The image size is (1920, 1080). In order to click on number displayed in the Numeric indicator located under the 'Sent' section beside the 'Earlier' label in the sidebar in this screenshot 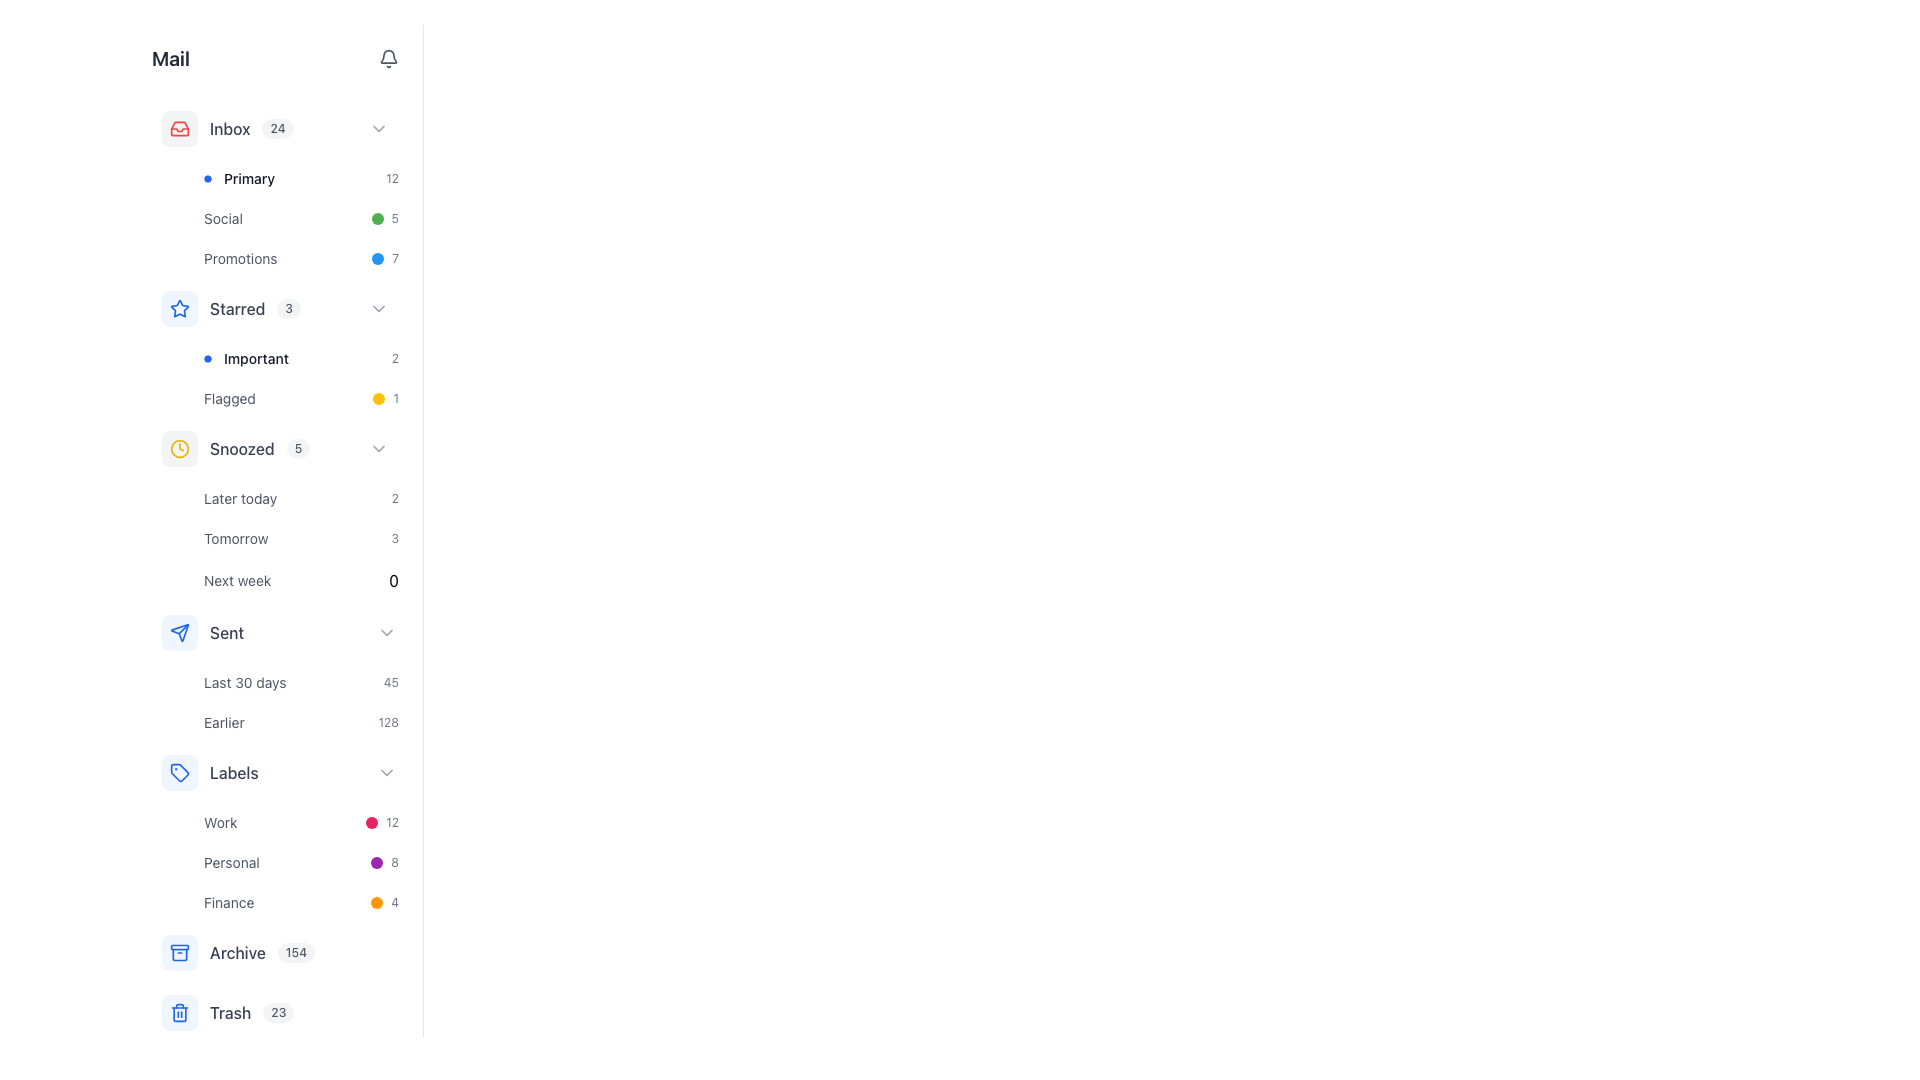, I will do `click(388, 722)`.